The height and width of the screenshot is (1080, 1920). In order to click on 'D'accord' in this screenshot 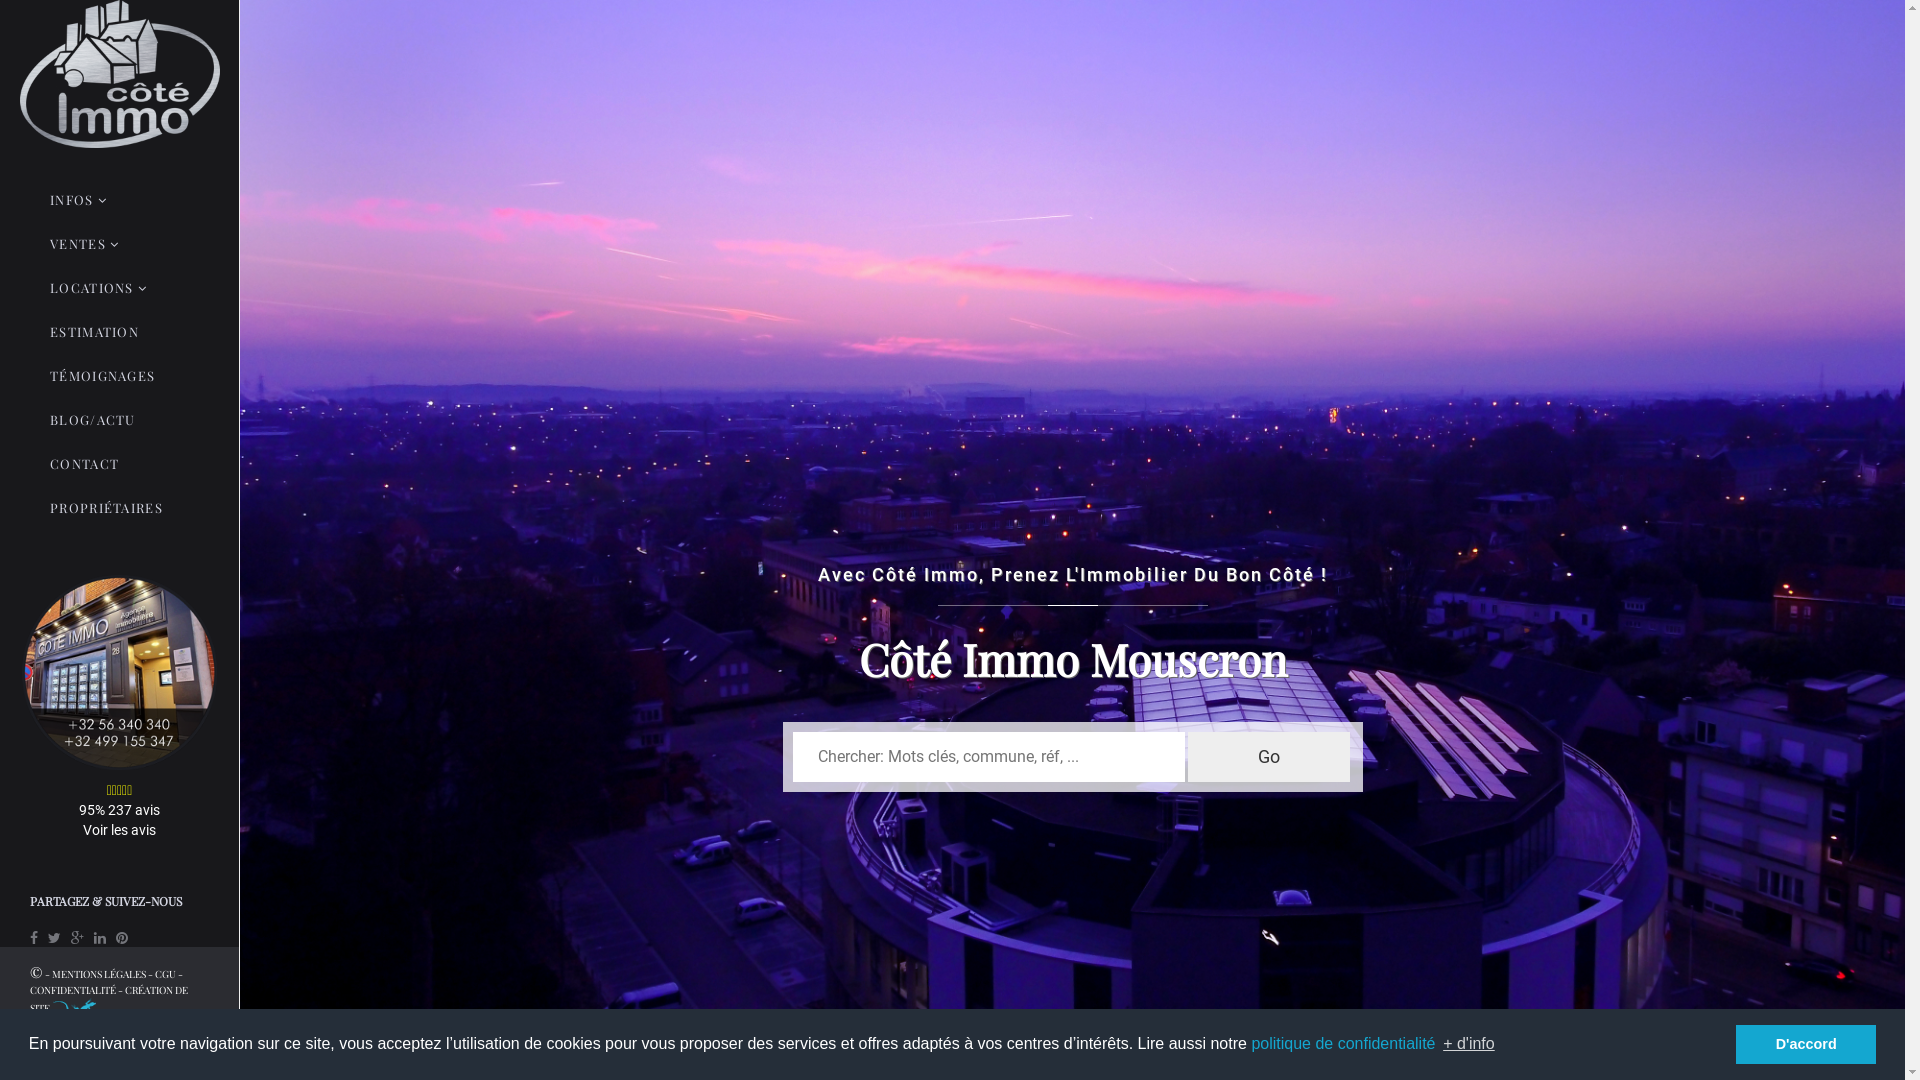, I will do `click(1805, 1043)`.